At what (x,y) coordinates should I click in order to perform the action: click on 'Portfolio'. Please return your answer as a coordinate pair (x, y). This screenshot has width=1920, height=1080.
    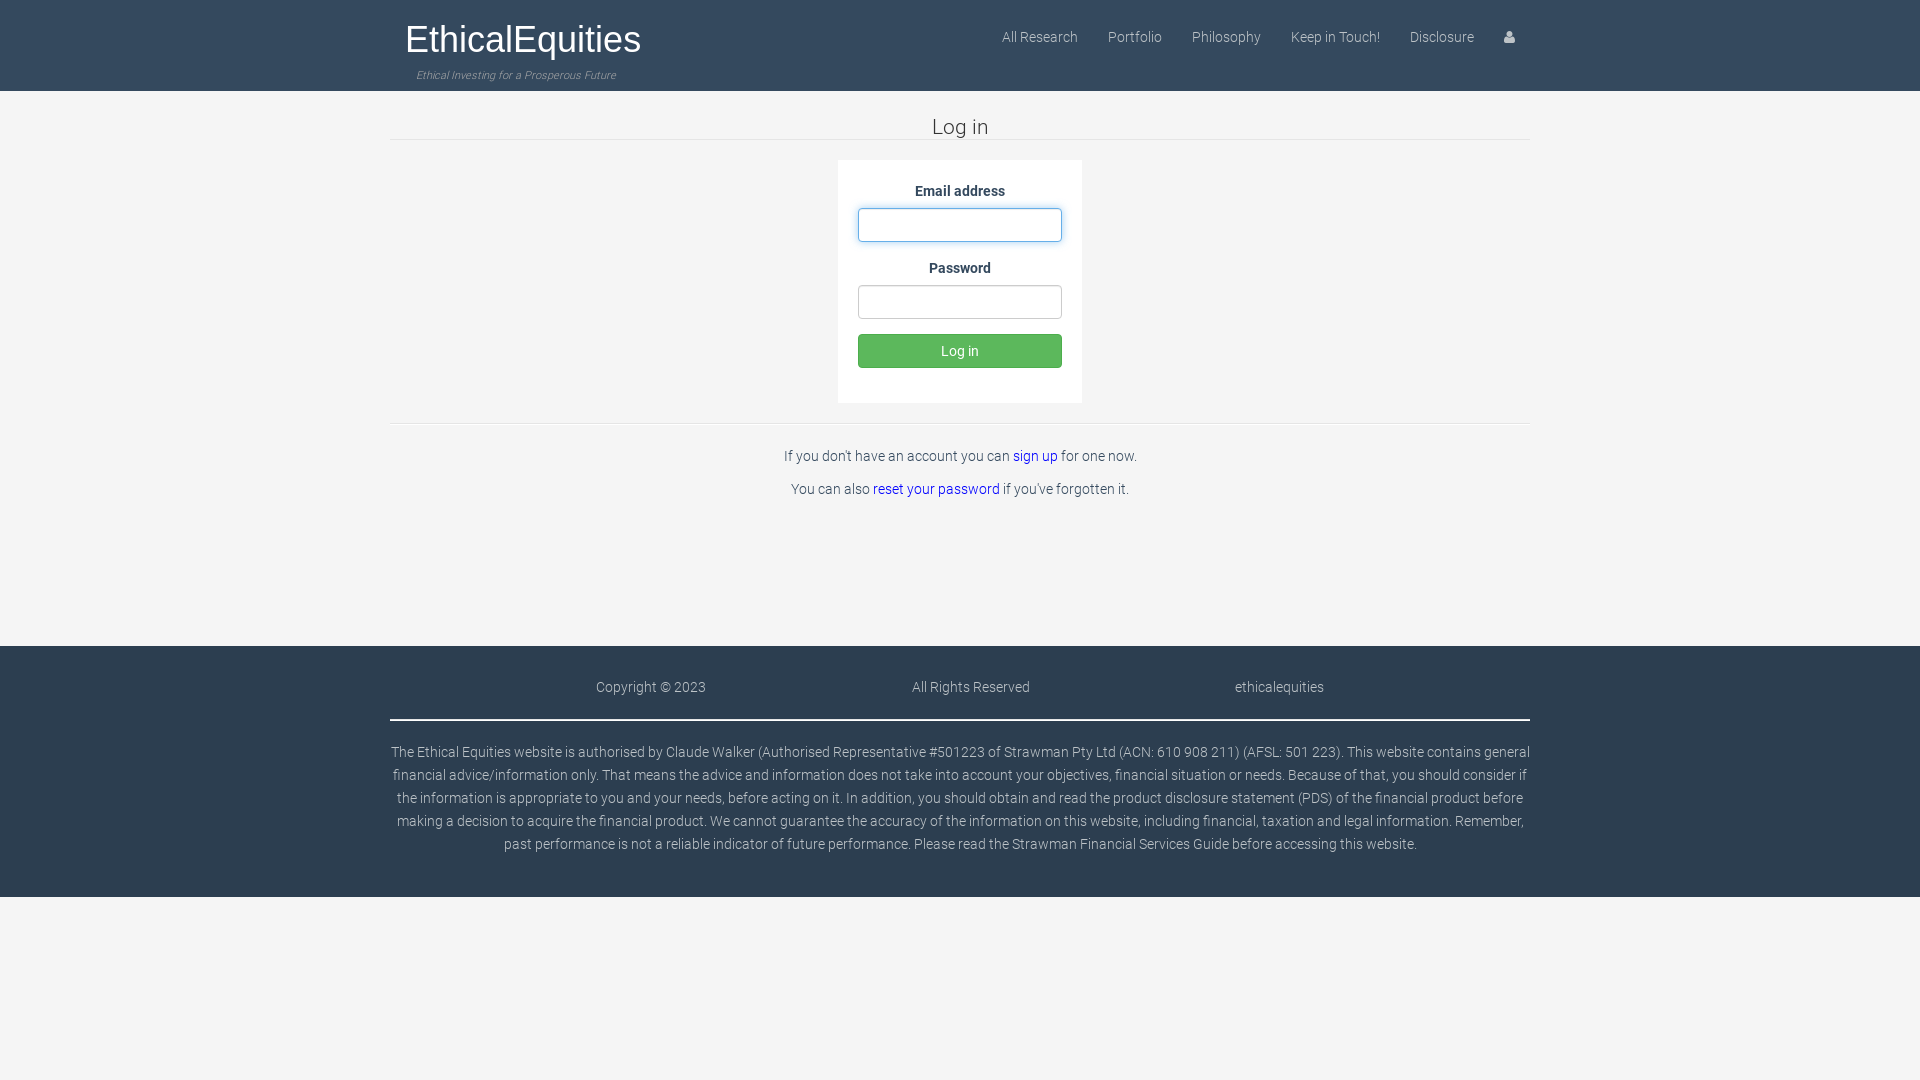
    Looking at the image, I should click on (1134, 37).